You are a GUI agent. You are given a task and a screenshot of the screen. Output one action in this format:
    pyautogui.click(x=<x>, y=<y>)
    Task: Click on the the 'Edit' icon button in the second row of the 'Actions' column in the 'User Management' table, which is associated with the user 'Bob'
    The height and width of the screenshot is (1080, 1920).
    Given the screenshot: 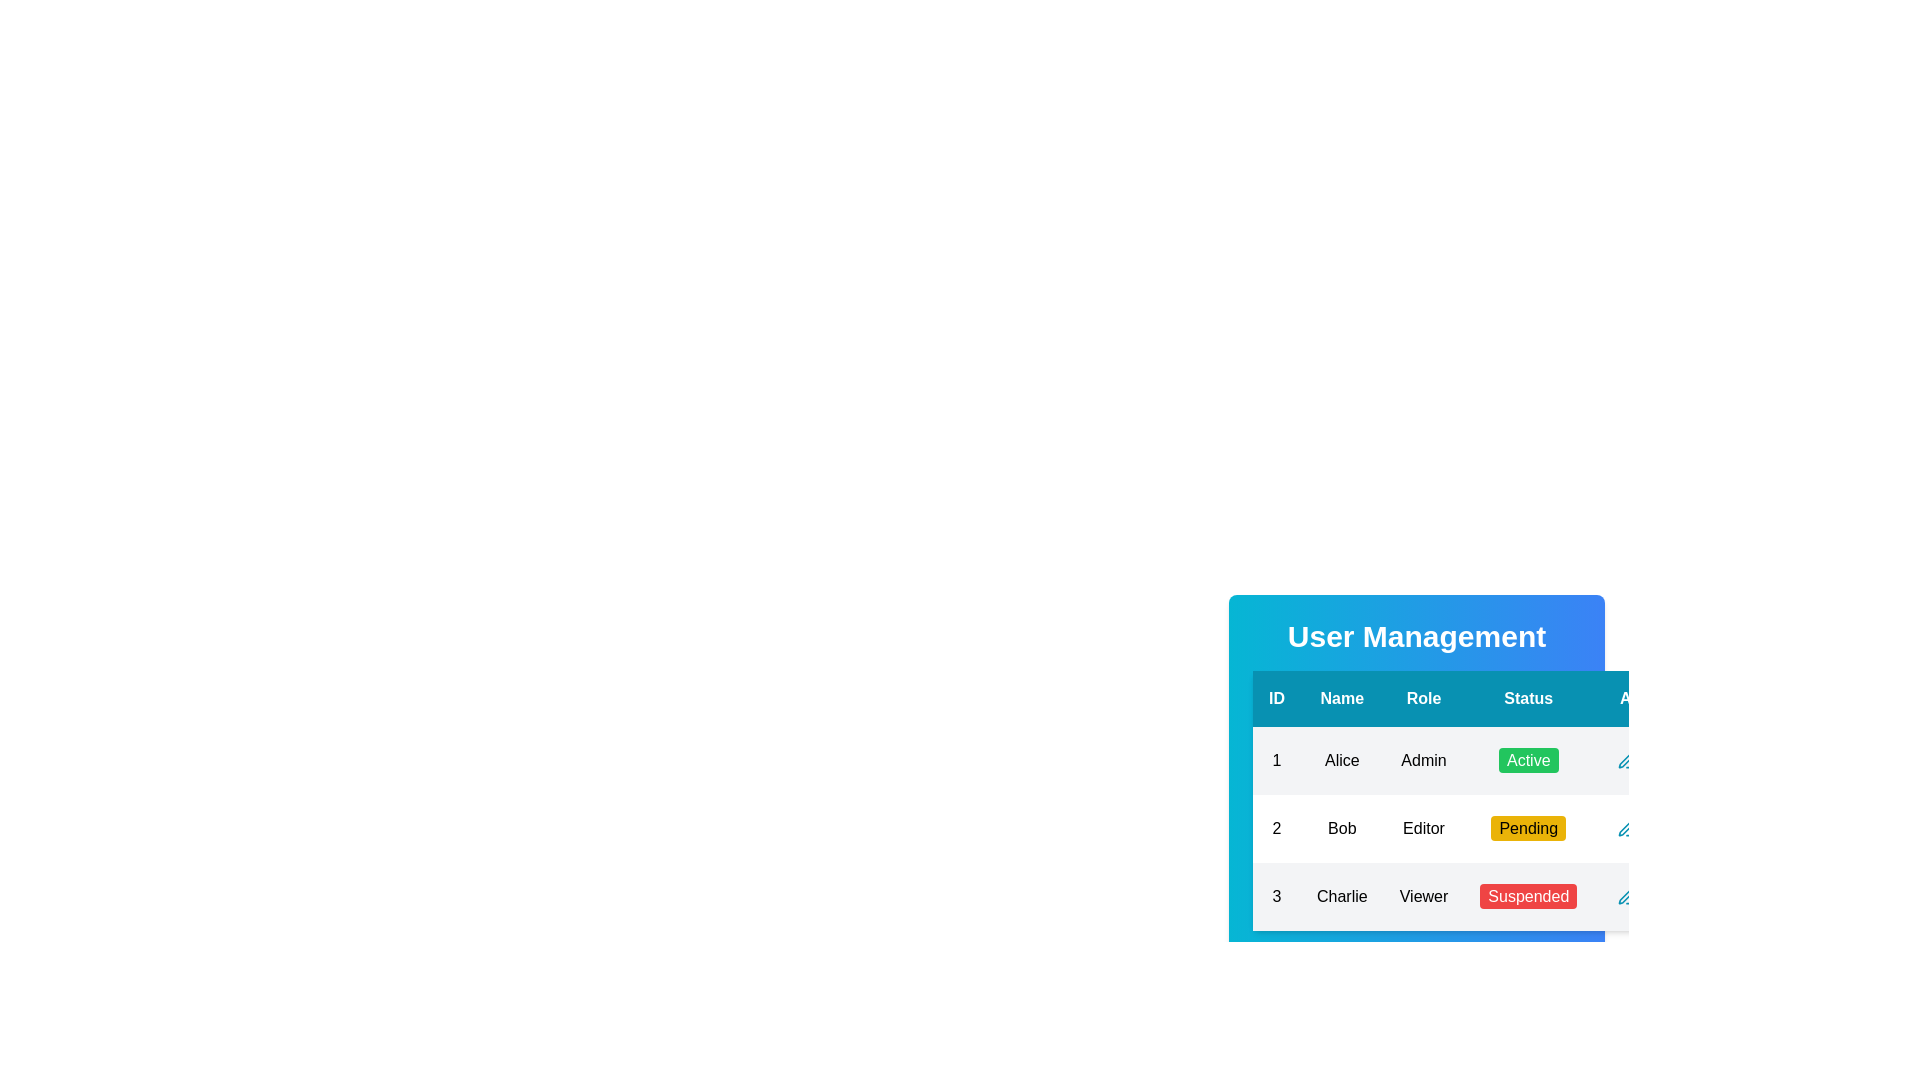 What is the action you would take?
    pyautogui.click(x=1627, y=829)
    